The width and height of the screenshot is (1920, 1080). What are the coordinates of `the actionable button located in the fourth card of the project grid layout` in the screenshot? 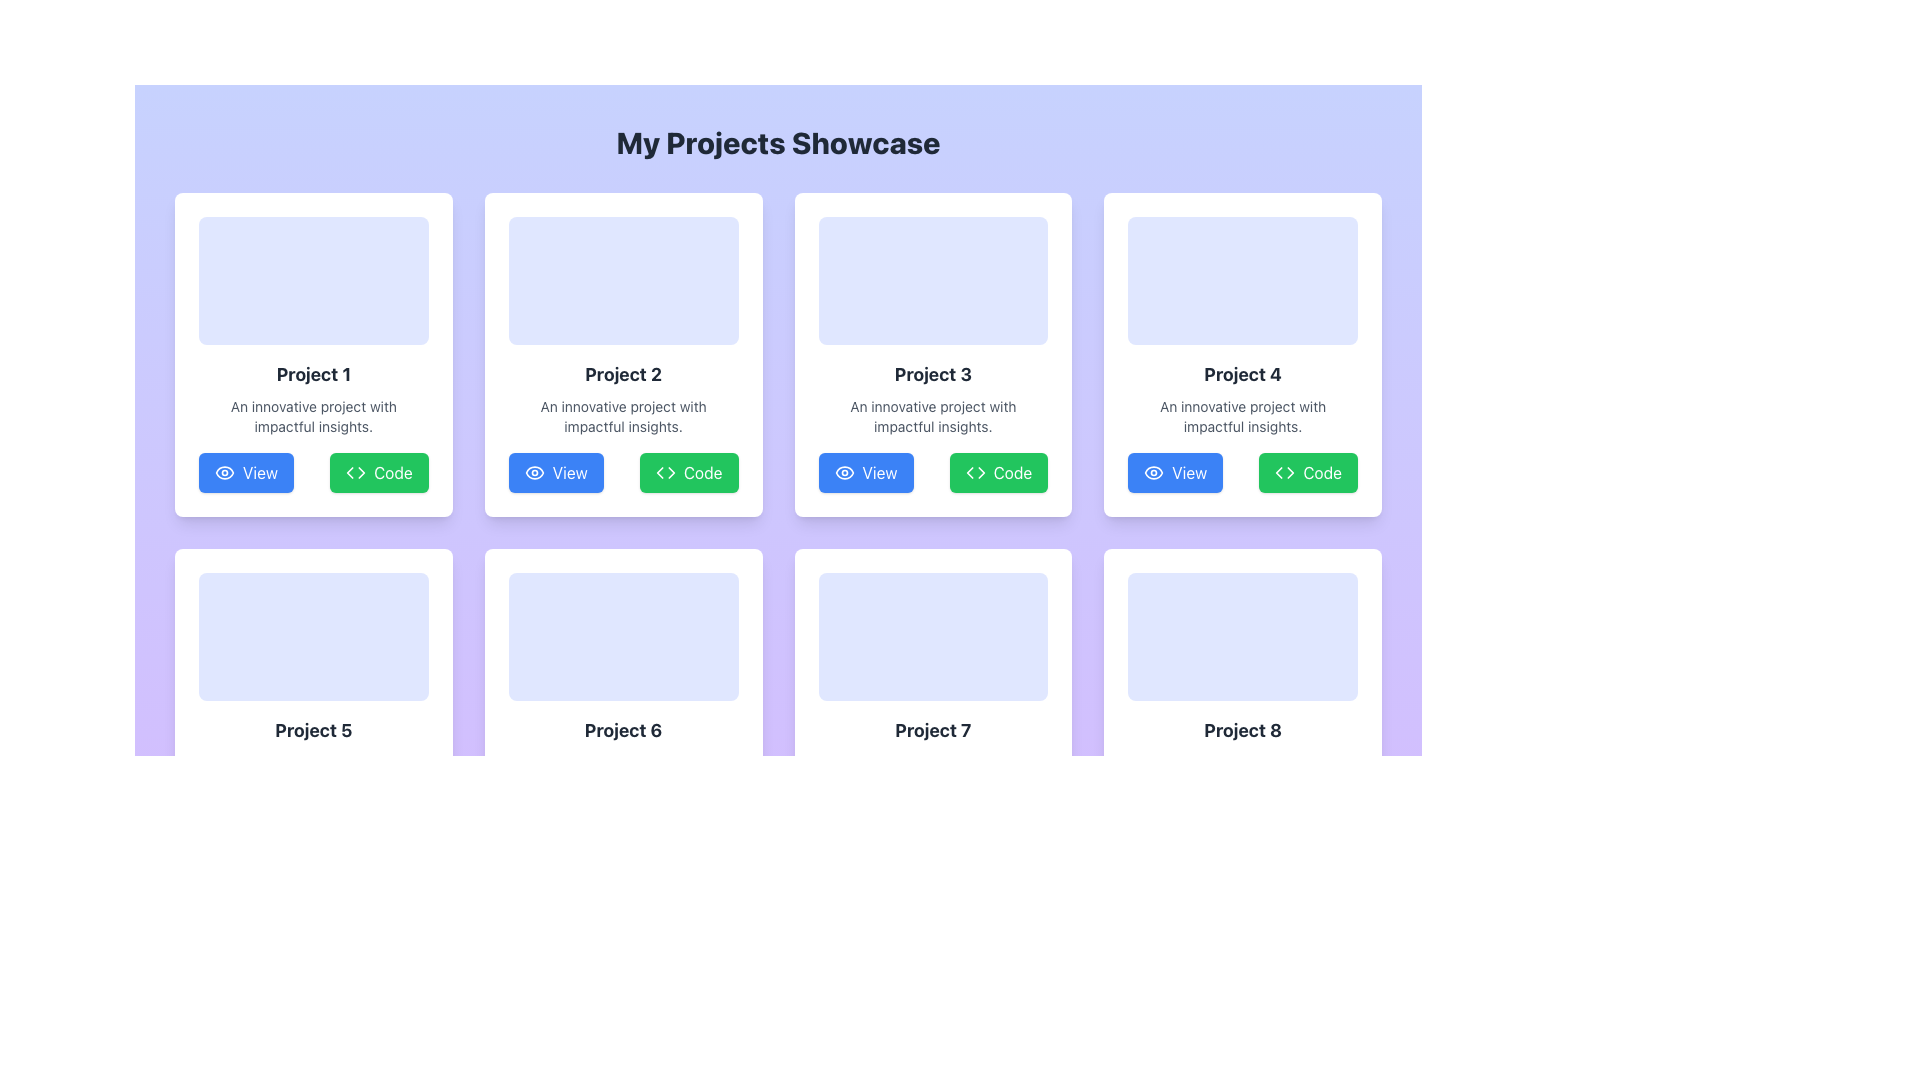 It's located at (1175, 473).